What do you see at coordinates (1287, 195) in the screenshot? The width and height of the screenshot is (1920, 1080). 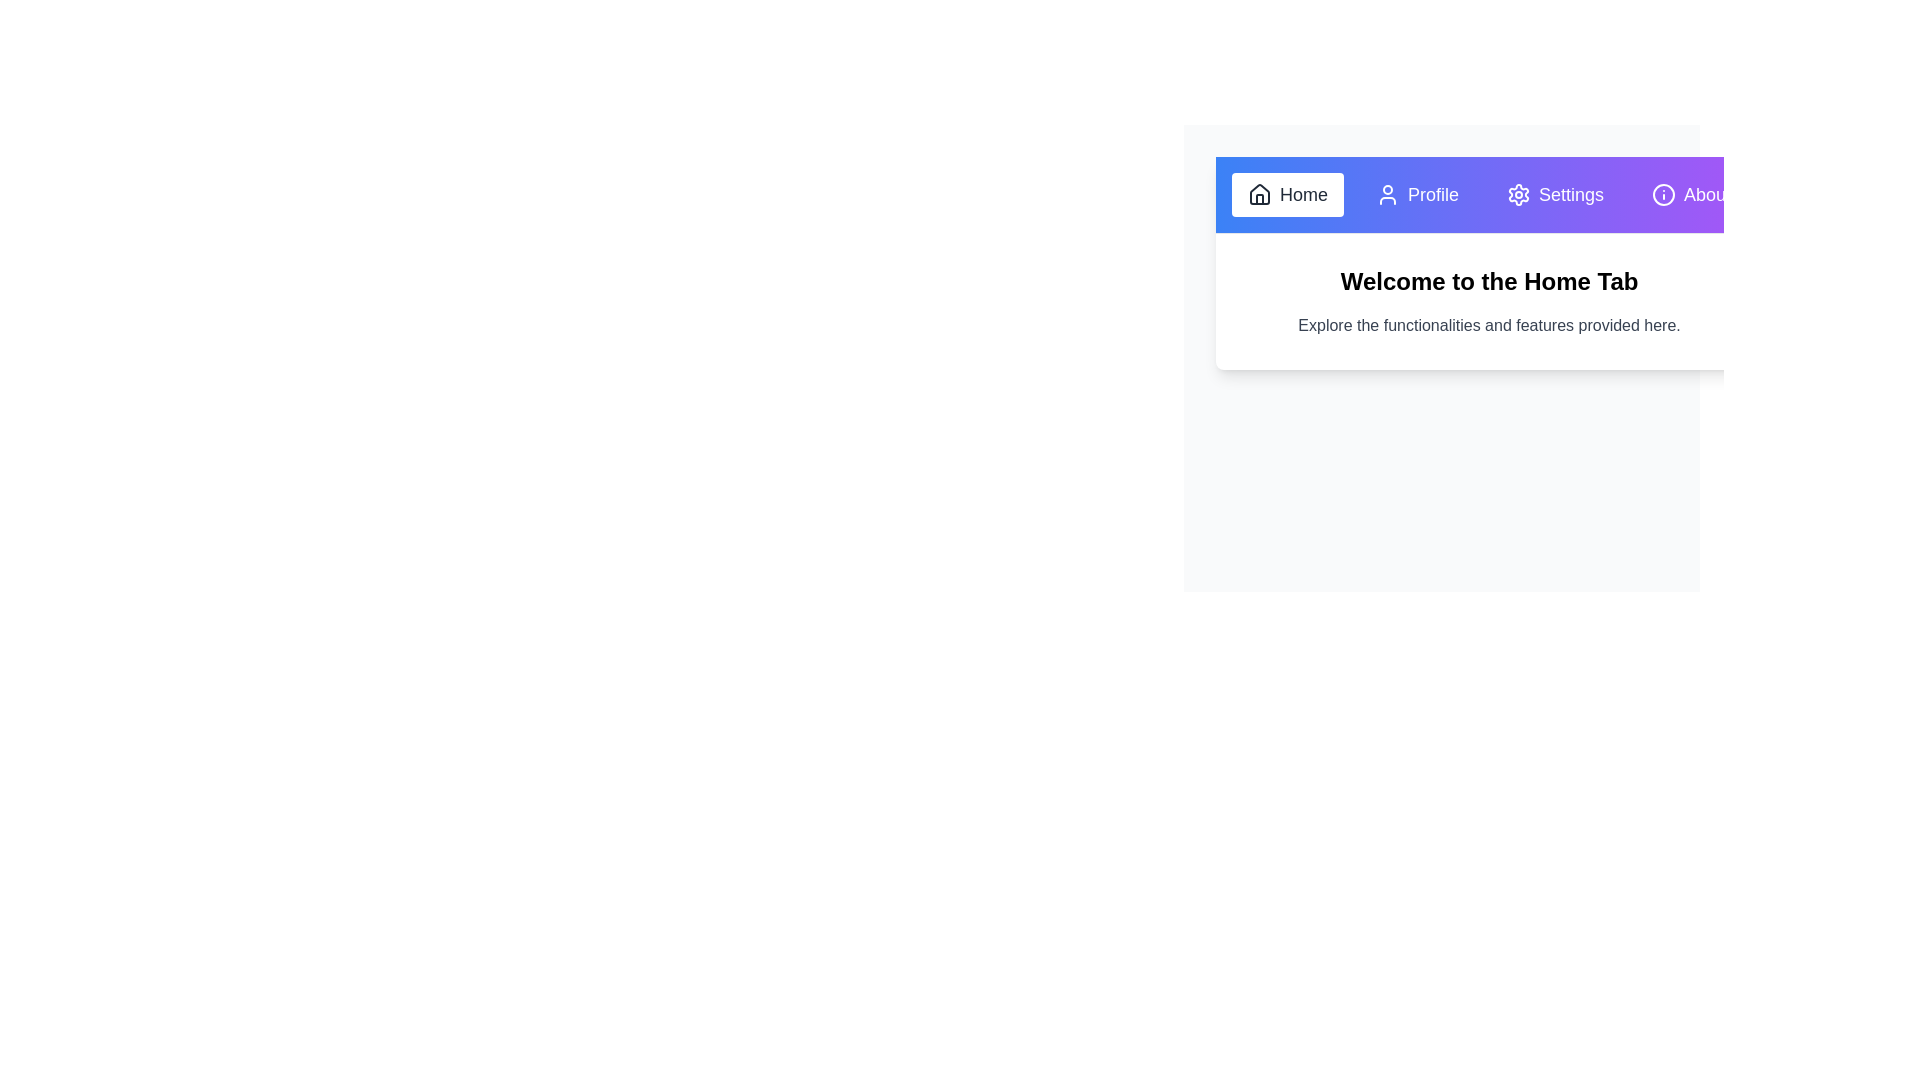 I see `the white button with a black house icon labeled 'Home' on the leftmost side of the navigation bar` at bounding box center [1287, 195].